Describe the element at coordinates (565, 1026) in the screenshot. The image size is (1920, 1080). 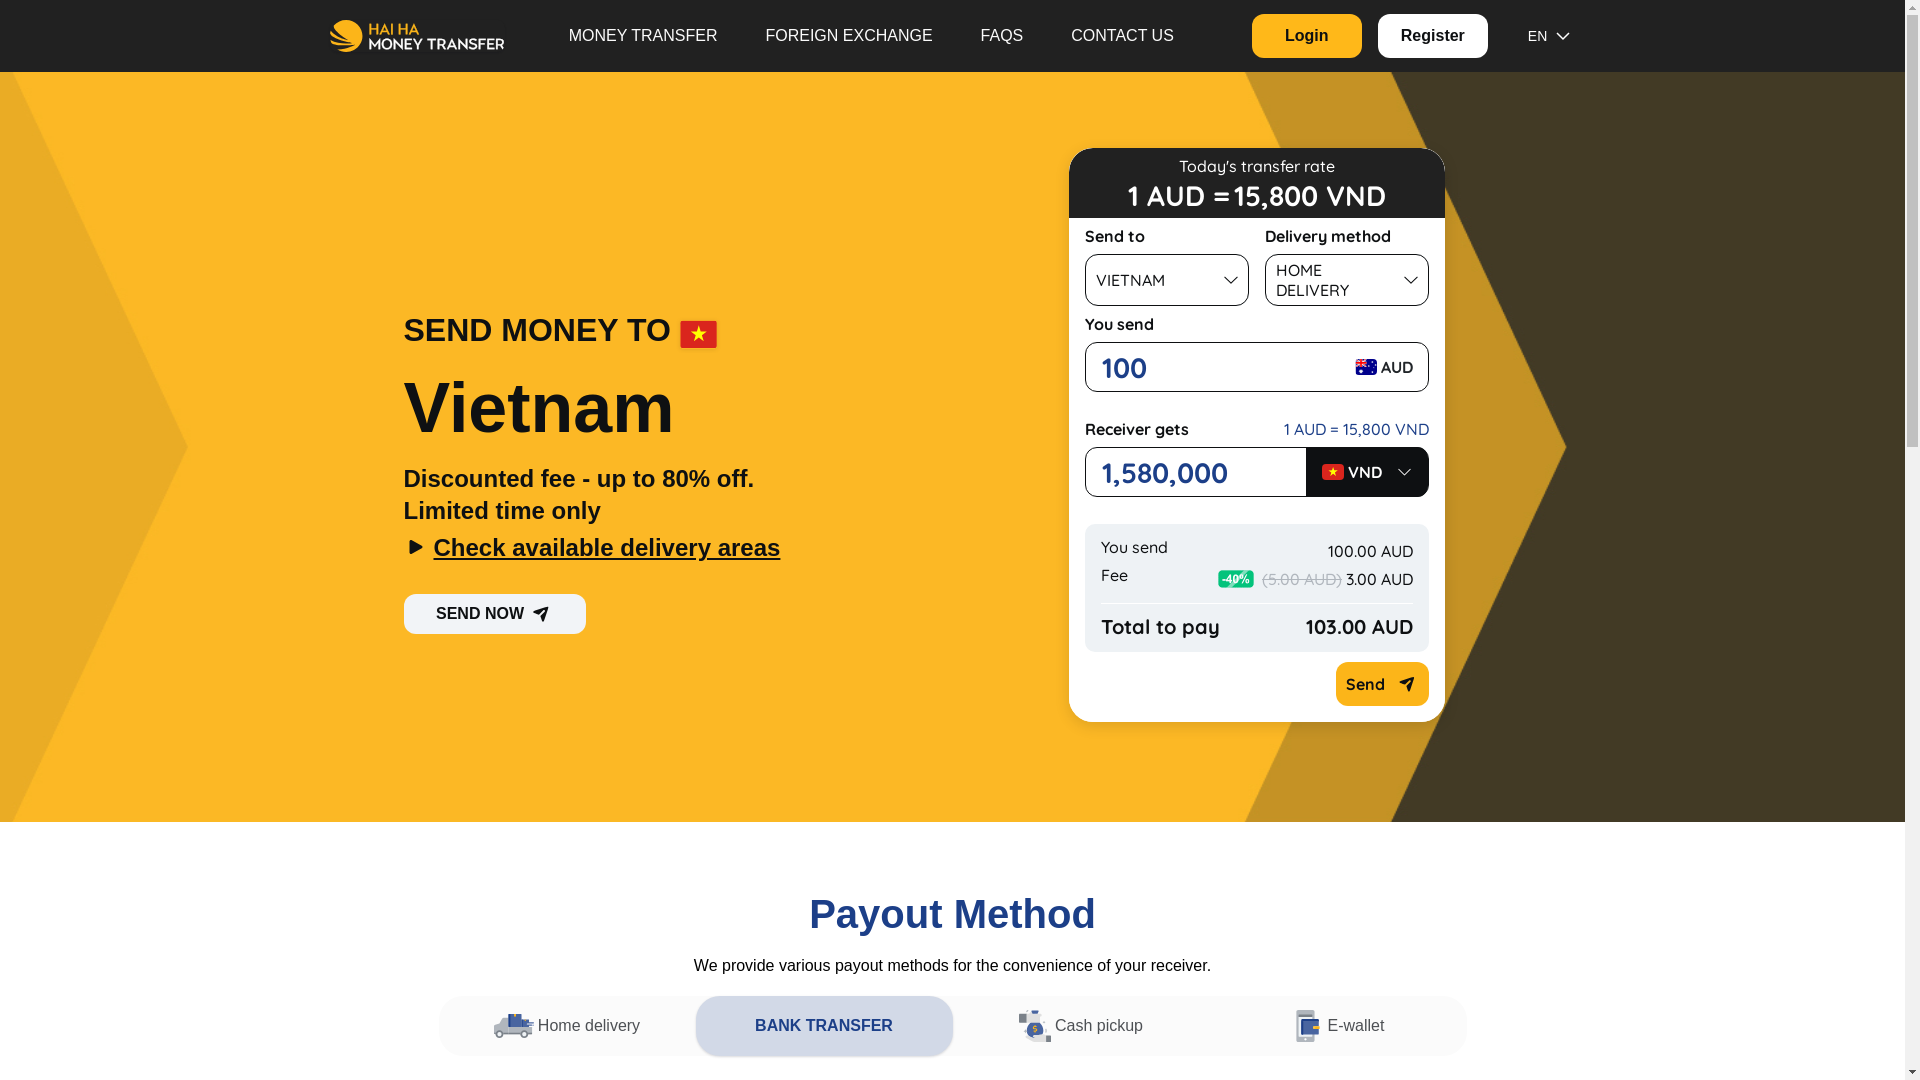
I see `'Home delivery'` at that location.